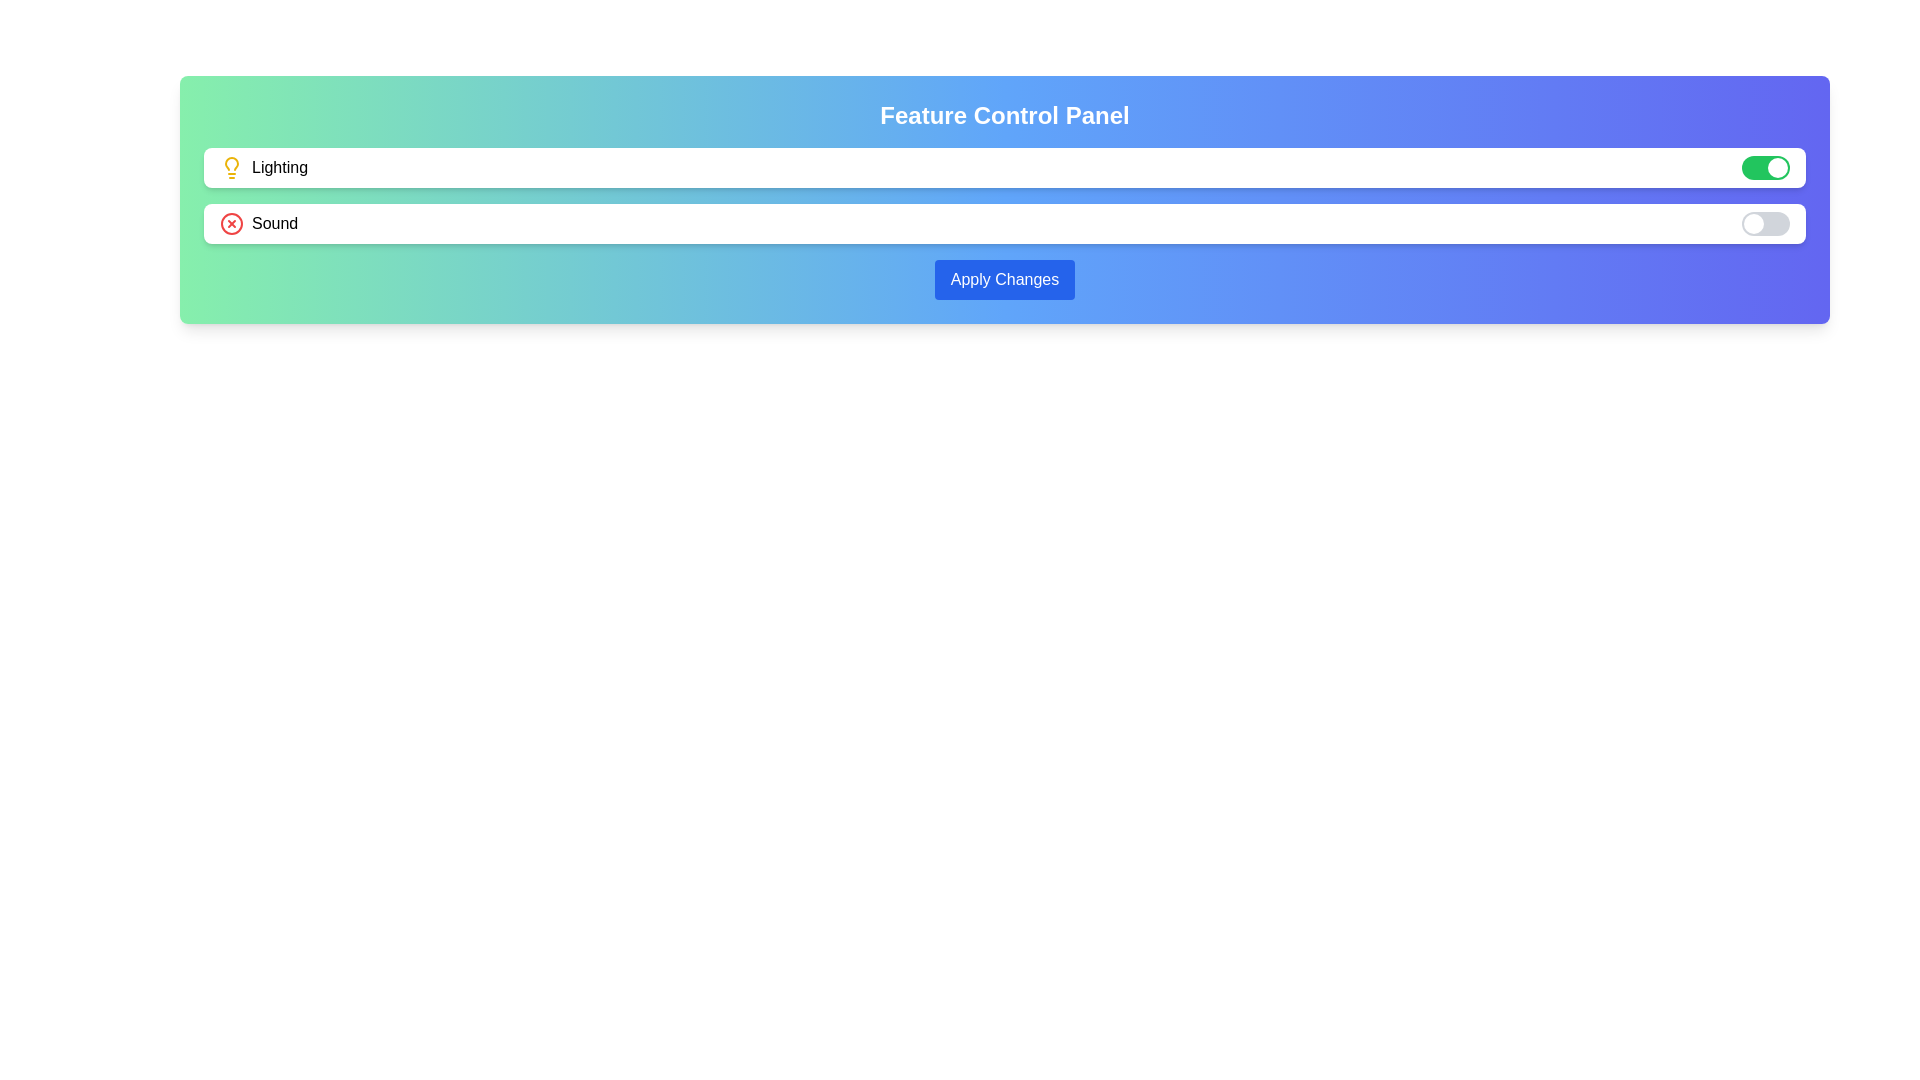 The width and height of the screenshot is (1920, 1080). What do you see at coordinates (1004, 167) in the screenshot?
I see `the first toggleable list item under the 'Feature Control Panel'` at bounding box center [1004, 167].